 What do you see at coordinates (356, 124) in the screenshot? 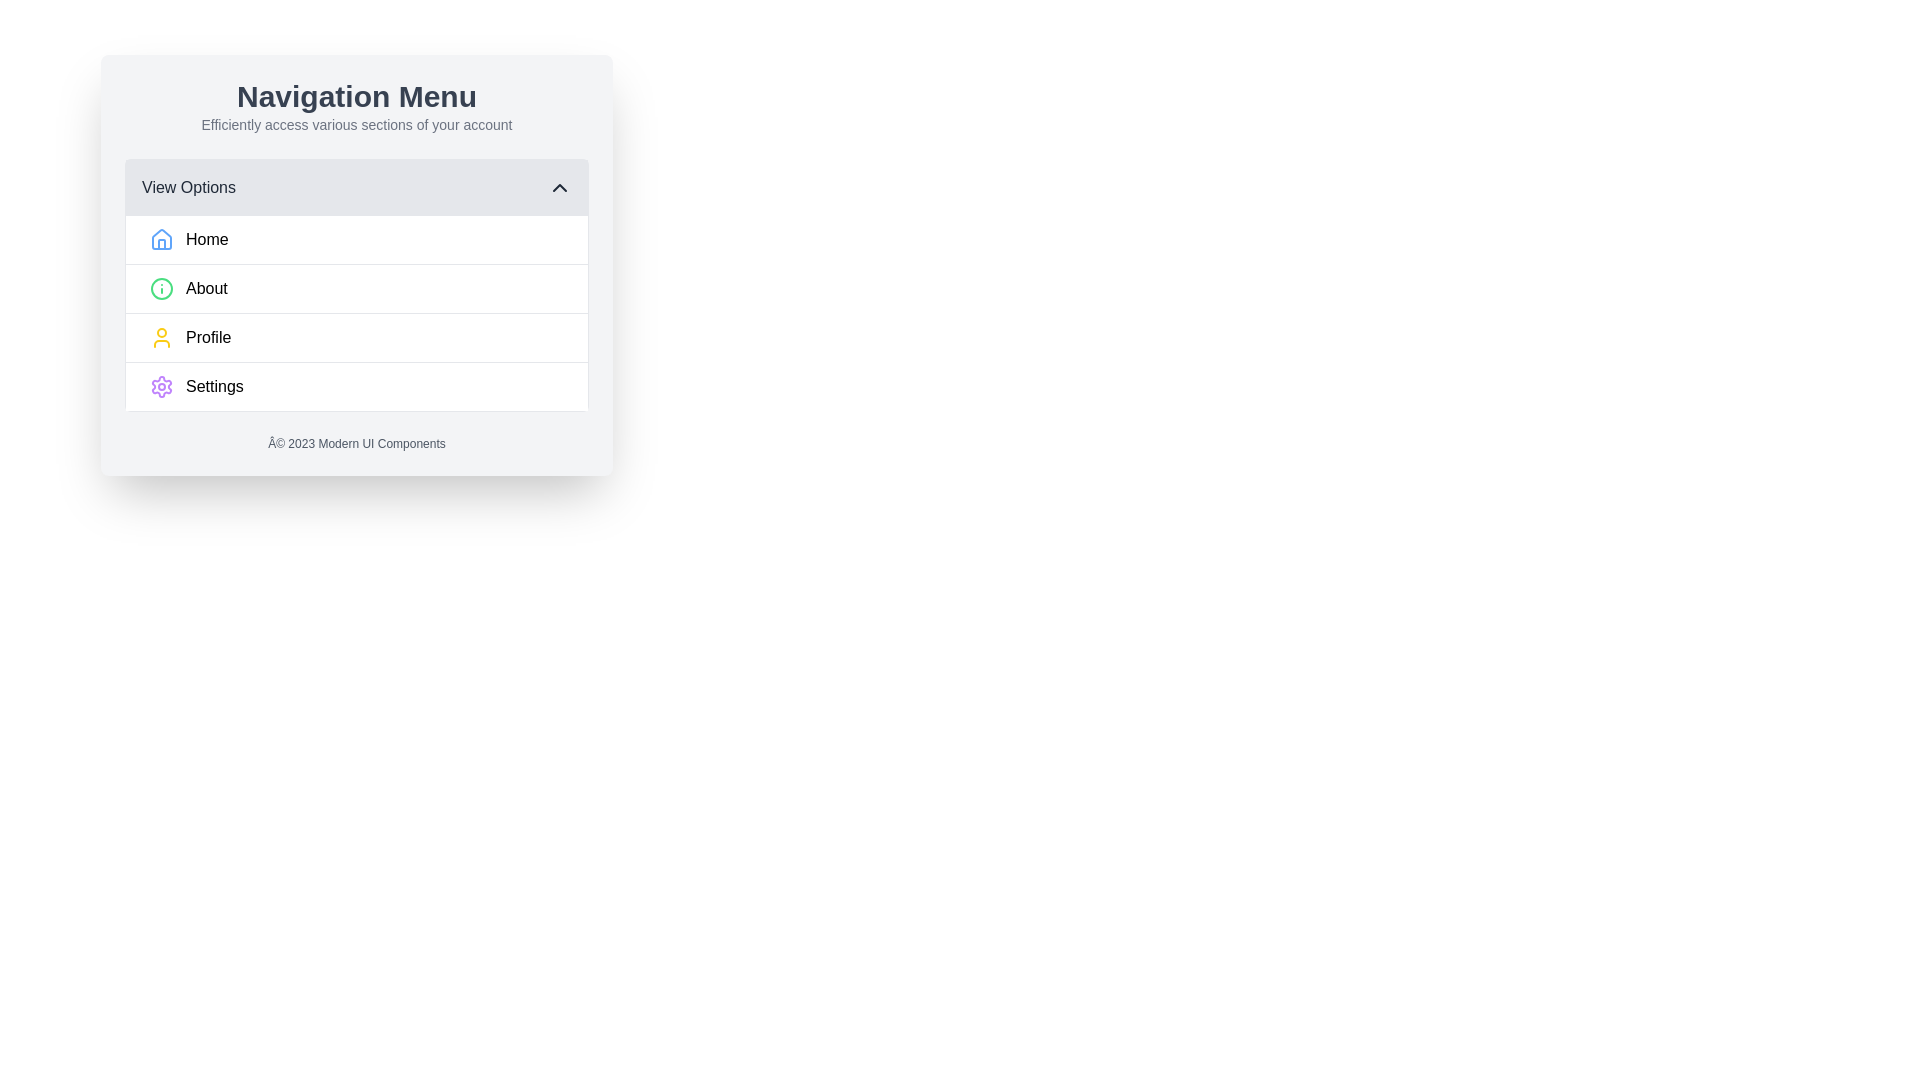
I see `the static text label that reads 'Efficiently access various sections of your account', which is styled in gray and positioned below the 'Navigation Menu' title` at bounding box center [356, 124].